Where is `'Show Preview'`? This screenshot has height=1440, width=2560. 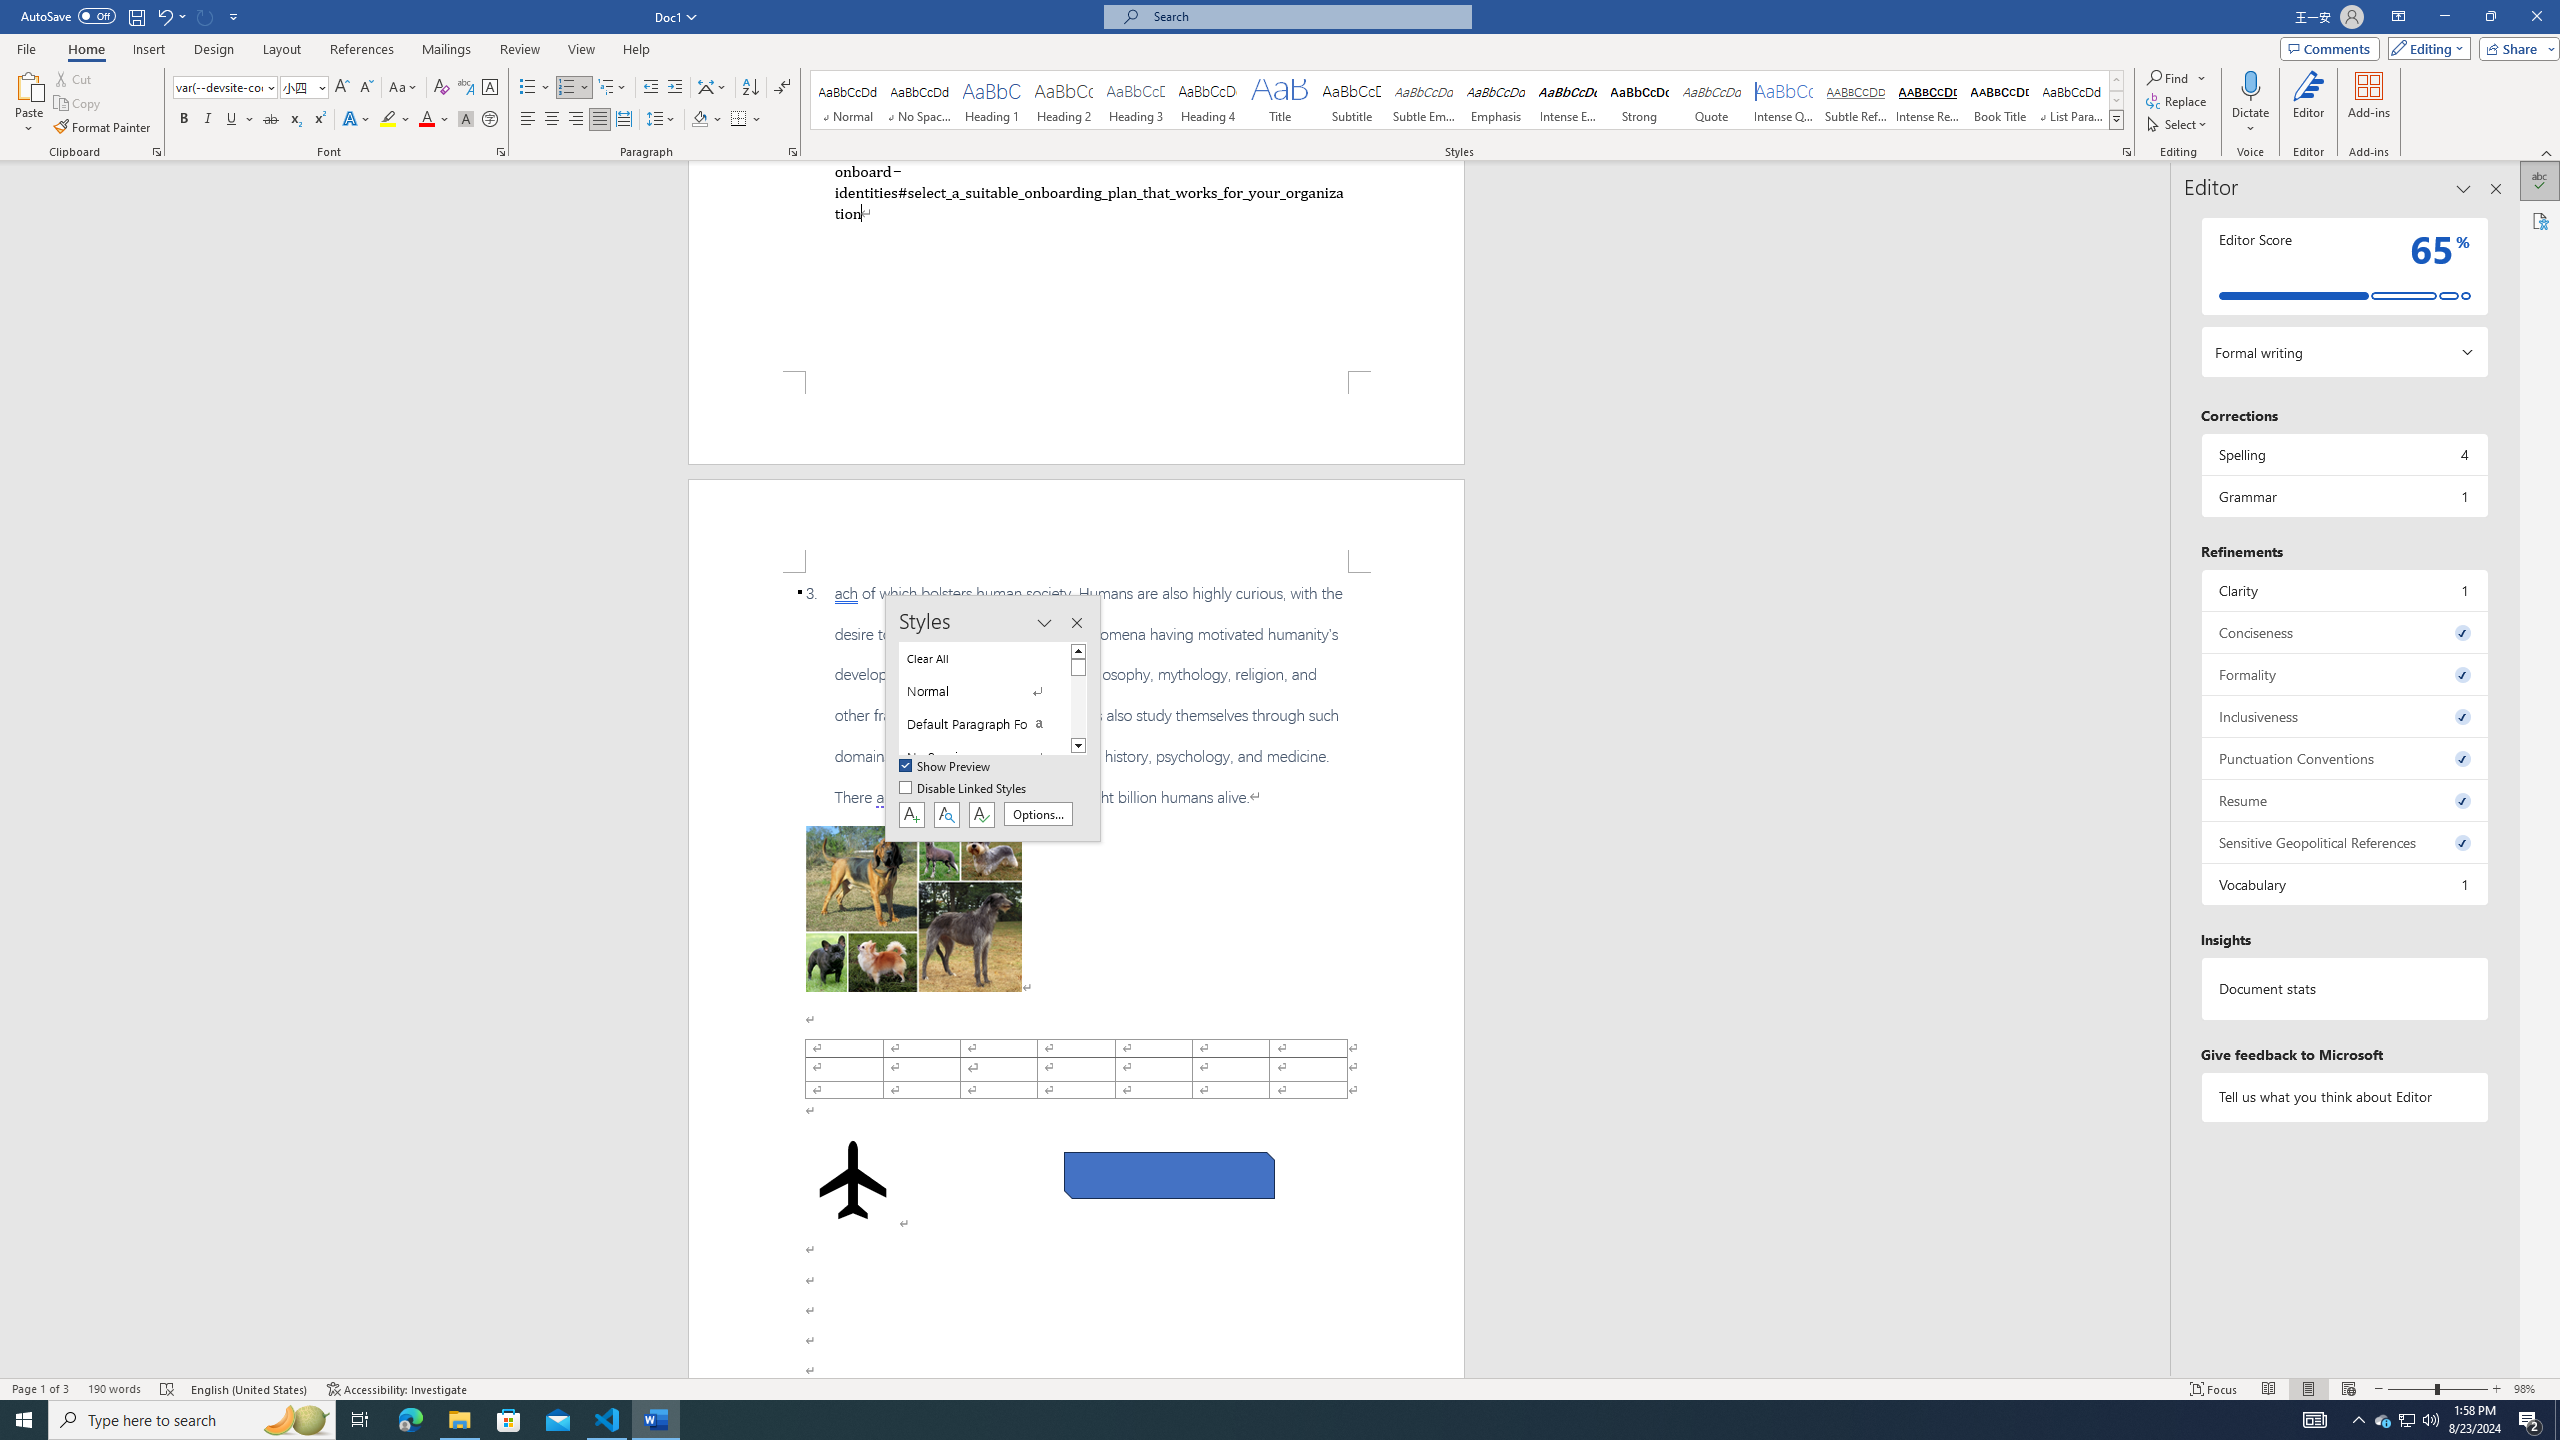
'Show Preview' is located at coordinates (945, 766).